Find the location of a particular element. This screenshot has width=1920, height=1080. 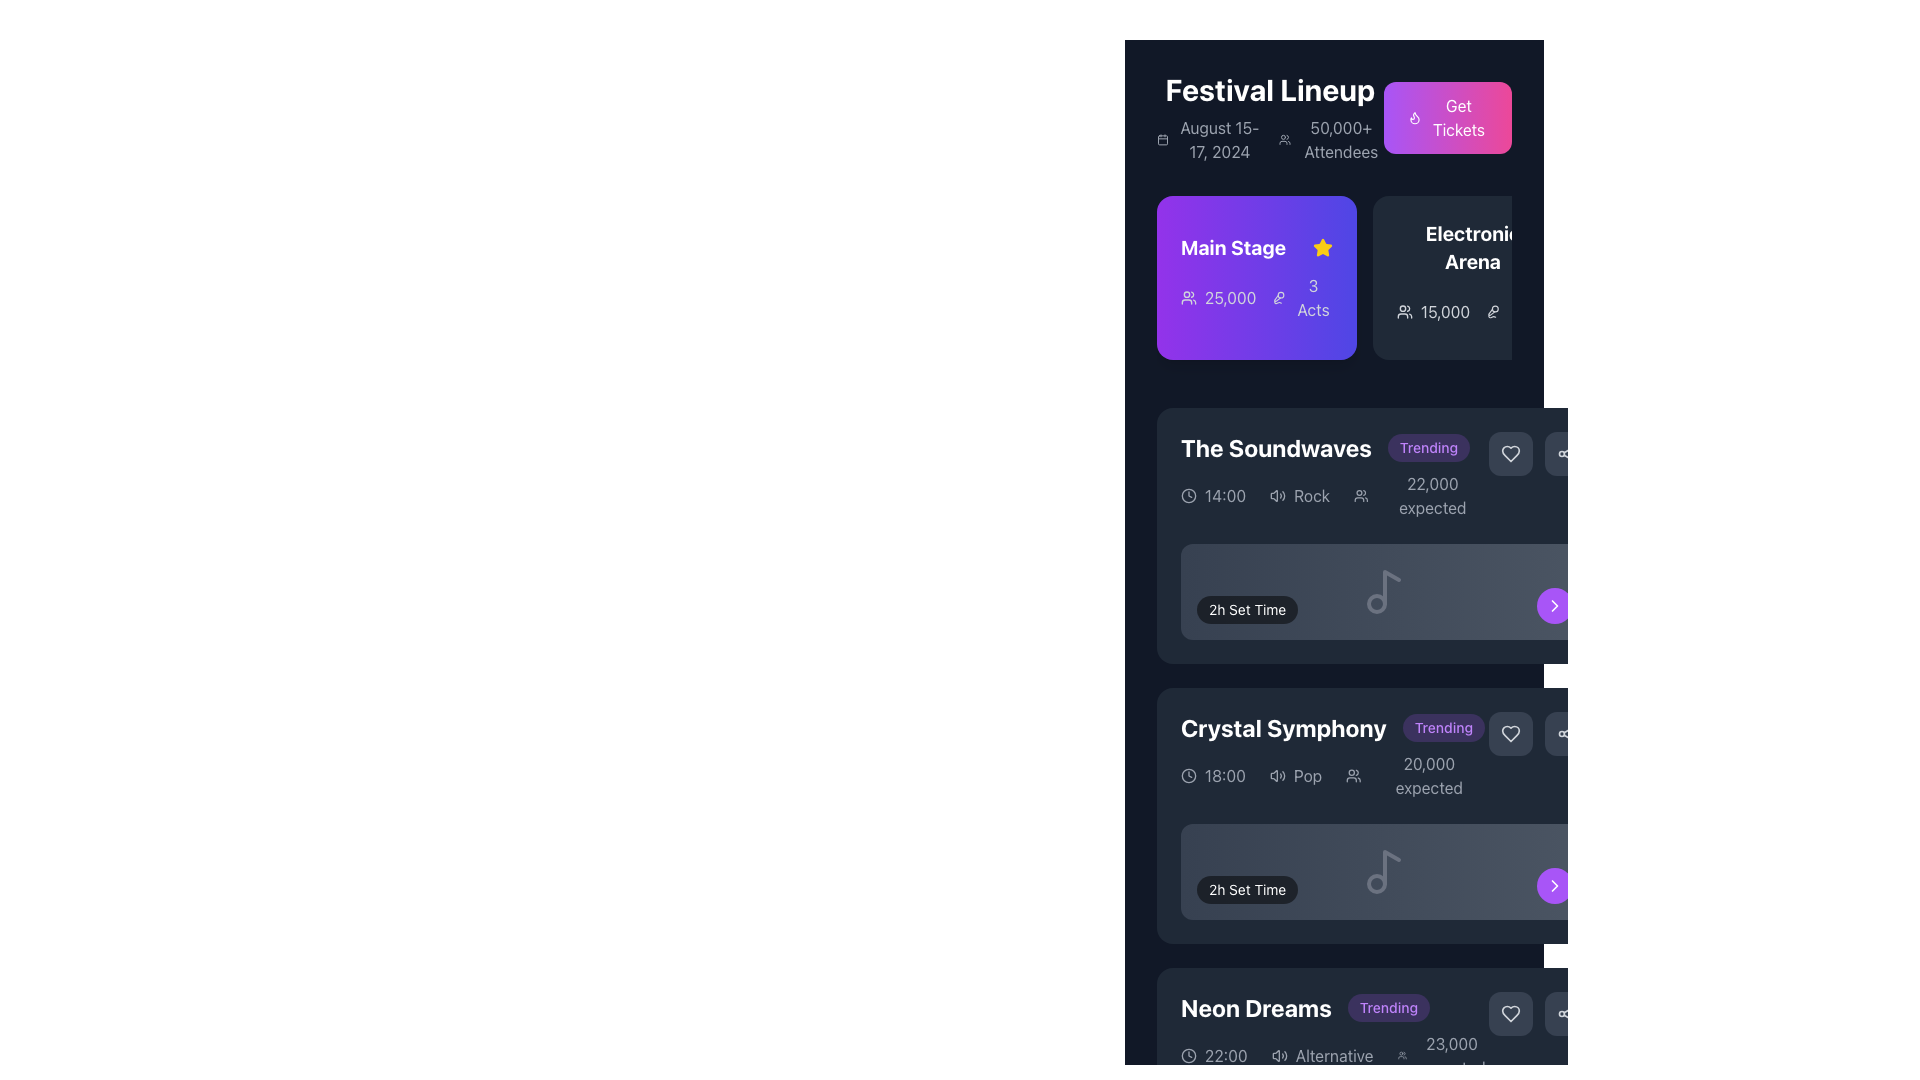

the textual information block displaying event details, which includes 'The Soundwaves' headline, a 'Trending' badge, and various icons for time, genre, and expected attendees is located at coordinates (1334, 475).